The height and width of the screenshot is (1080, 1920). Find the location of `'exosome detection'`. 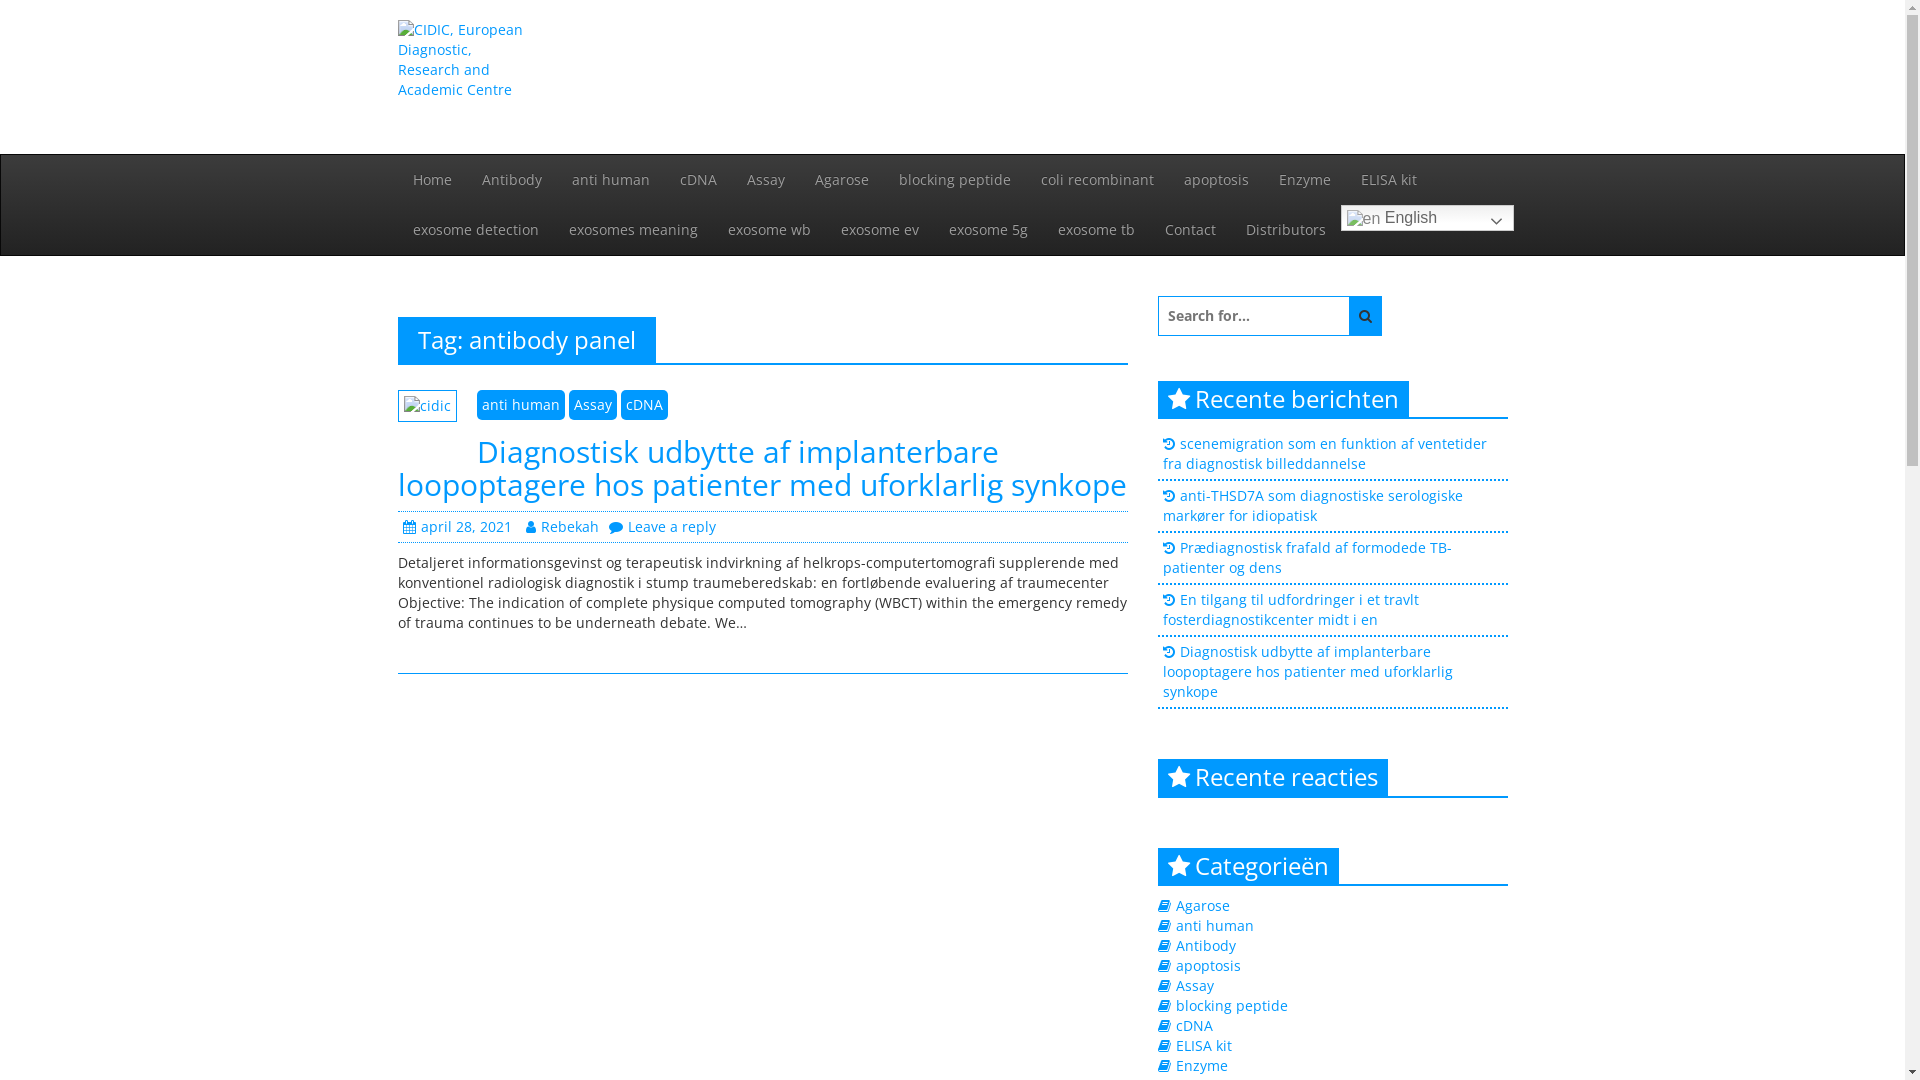

'exosome detection' is located at coordinates (474, 229).